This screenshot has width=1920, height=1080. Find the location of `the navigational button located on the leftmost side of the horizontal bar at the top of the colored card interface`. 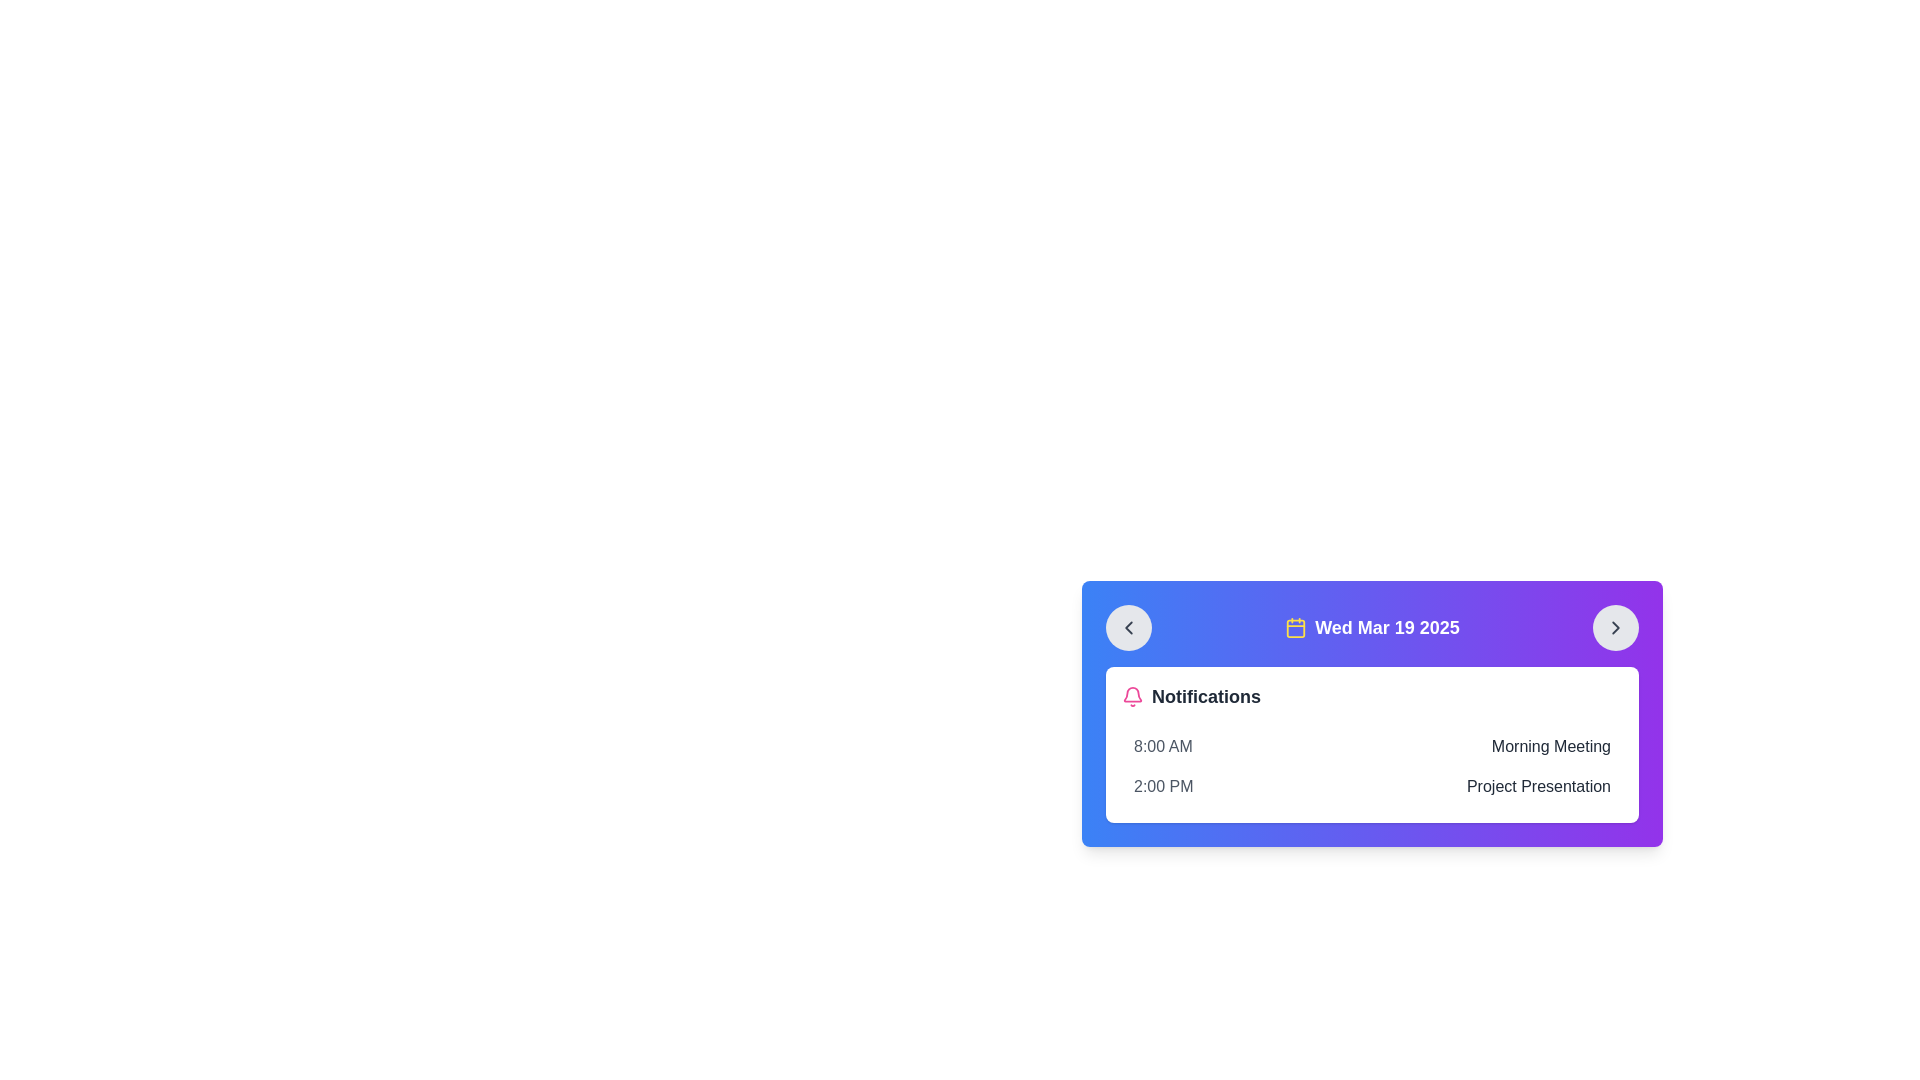

the navigational button located on the leftmost side of the horizontal bar at the top of the colored card interface is located at coordinates (1128, 627).